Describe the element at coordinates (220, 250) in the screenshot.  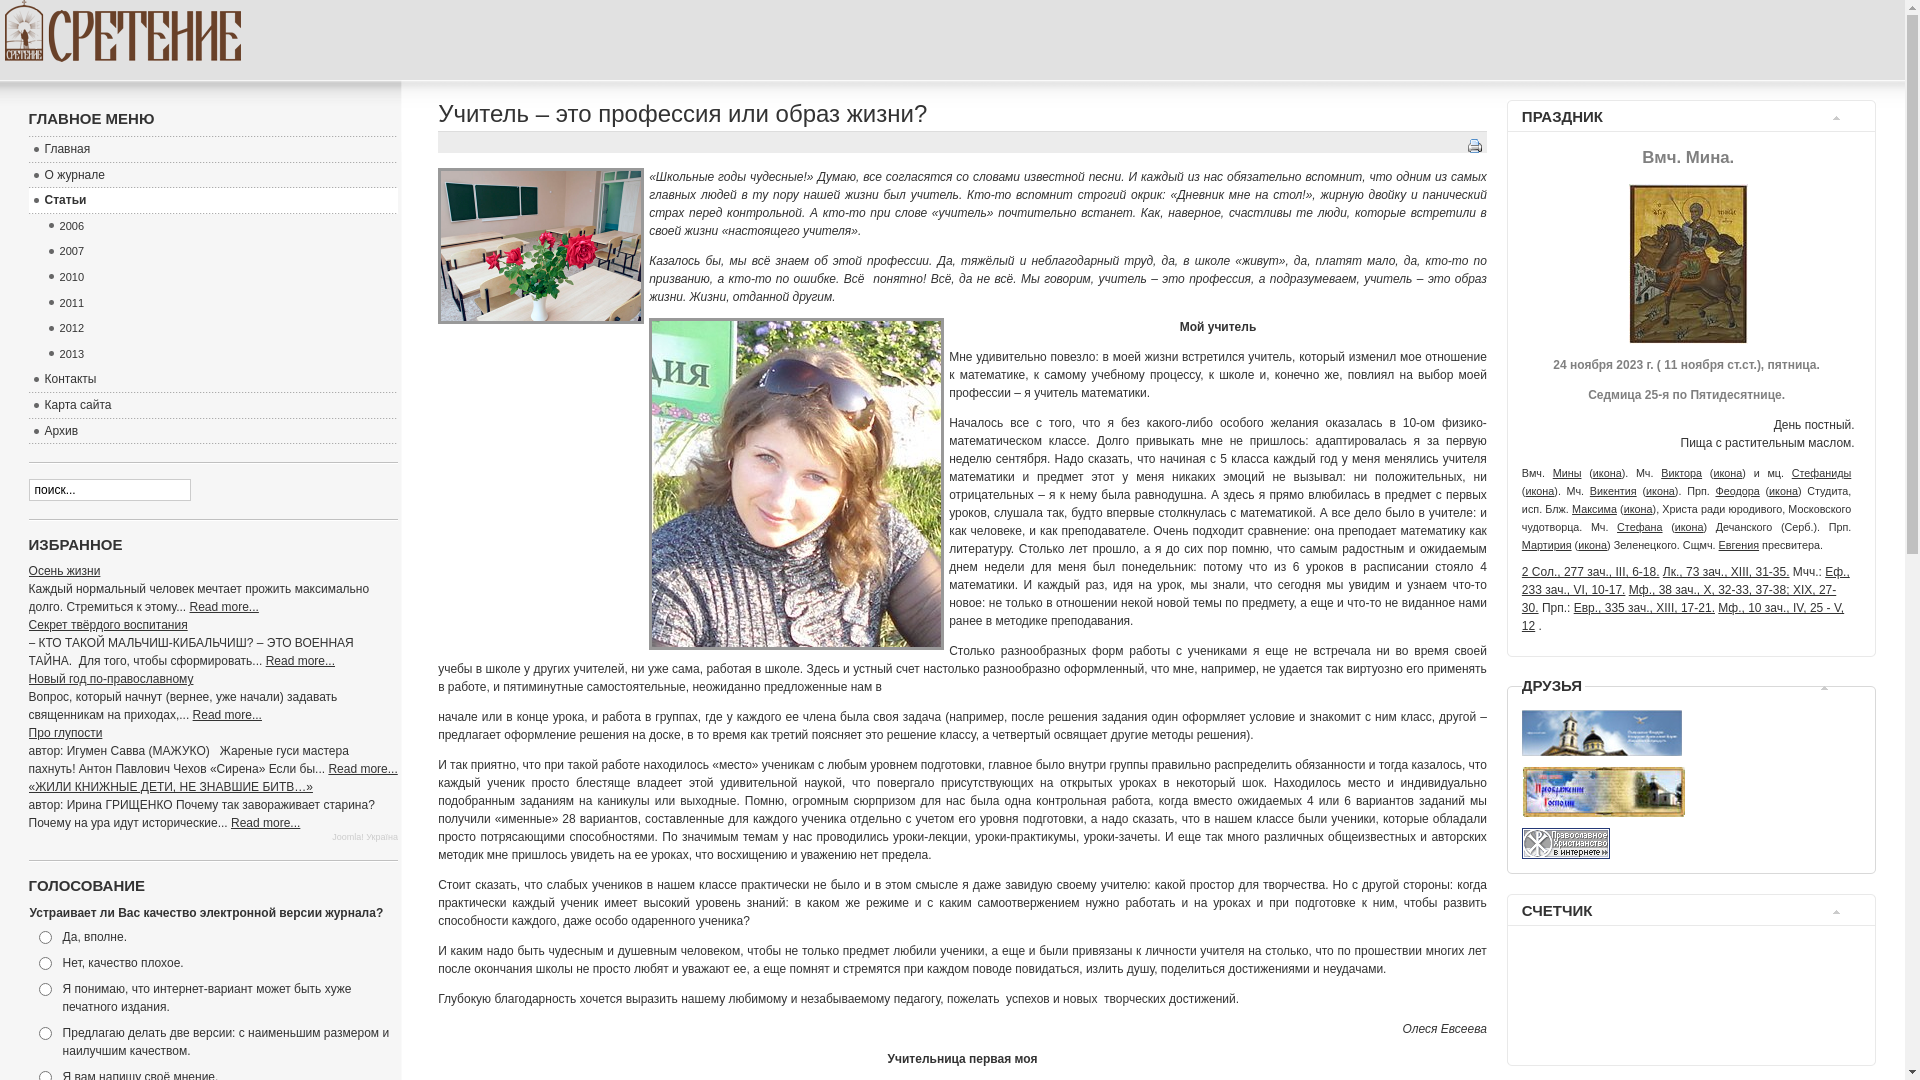
I see `'2007'` at that location.